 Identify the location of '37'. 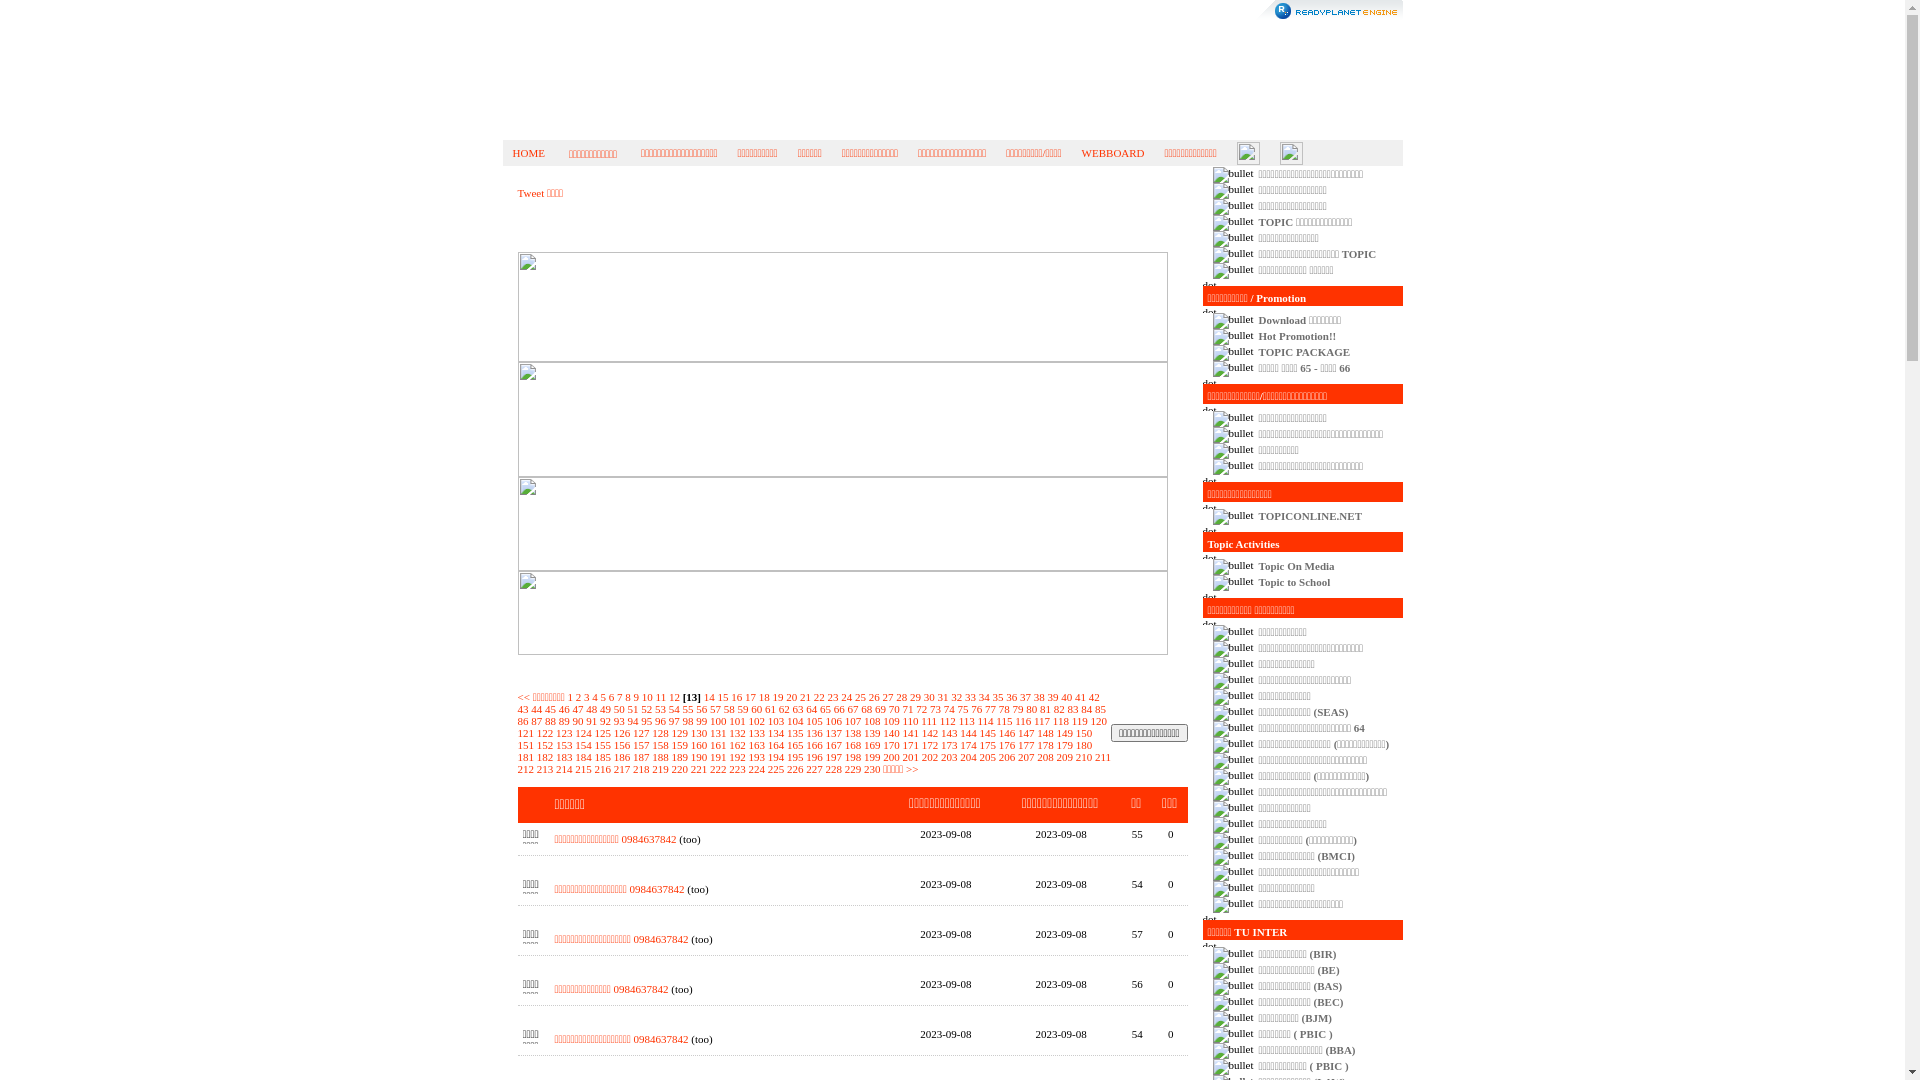
(1019, 696).